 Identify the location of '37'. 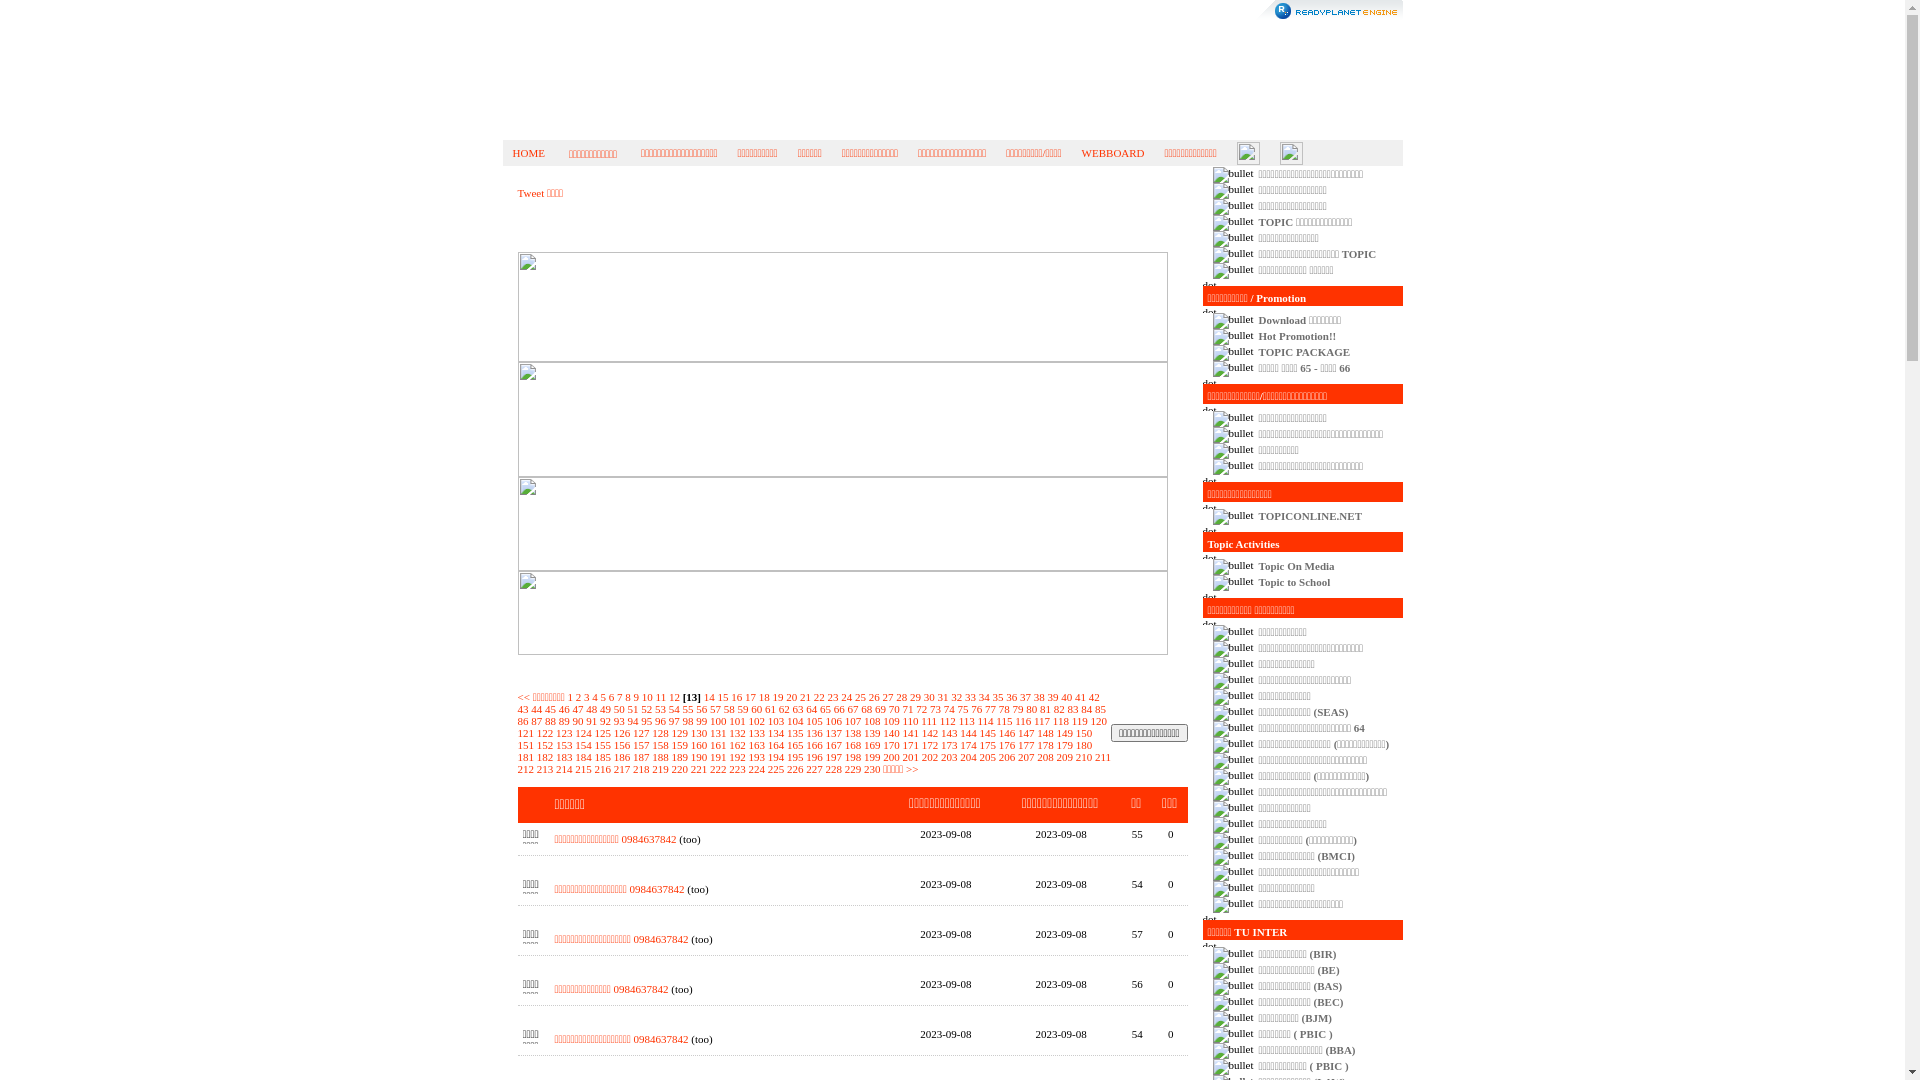
(1019, 696).